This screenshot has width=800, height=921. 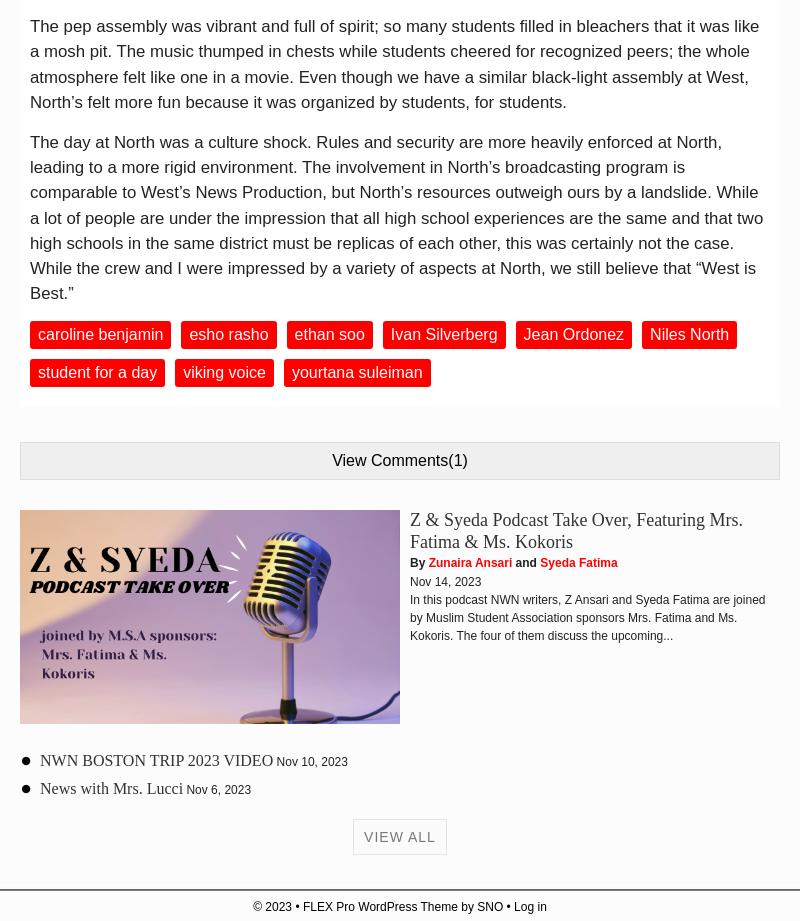 I want to click on 'and', so click(x=525, y=562).